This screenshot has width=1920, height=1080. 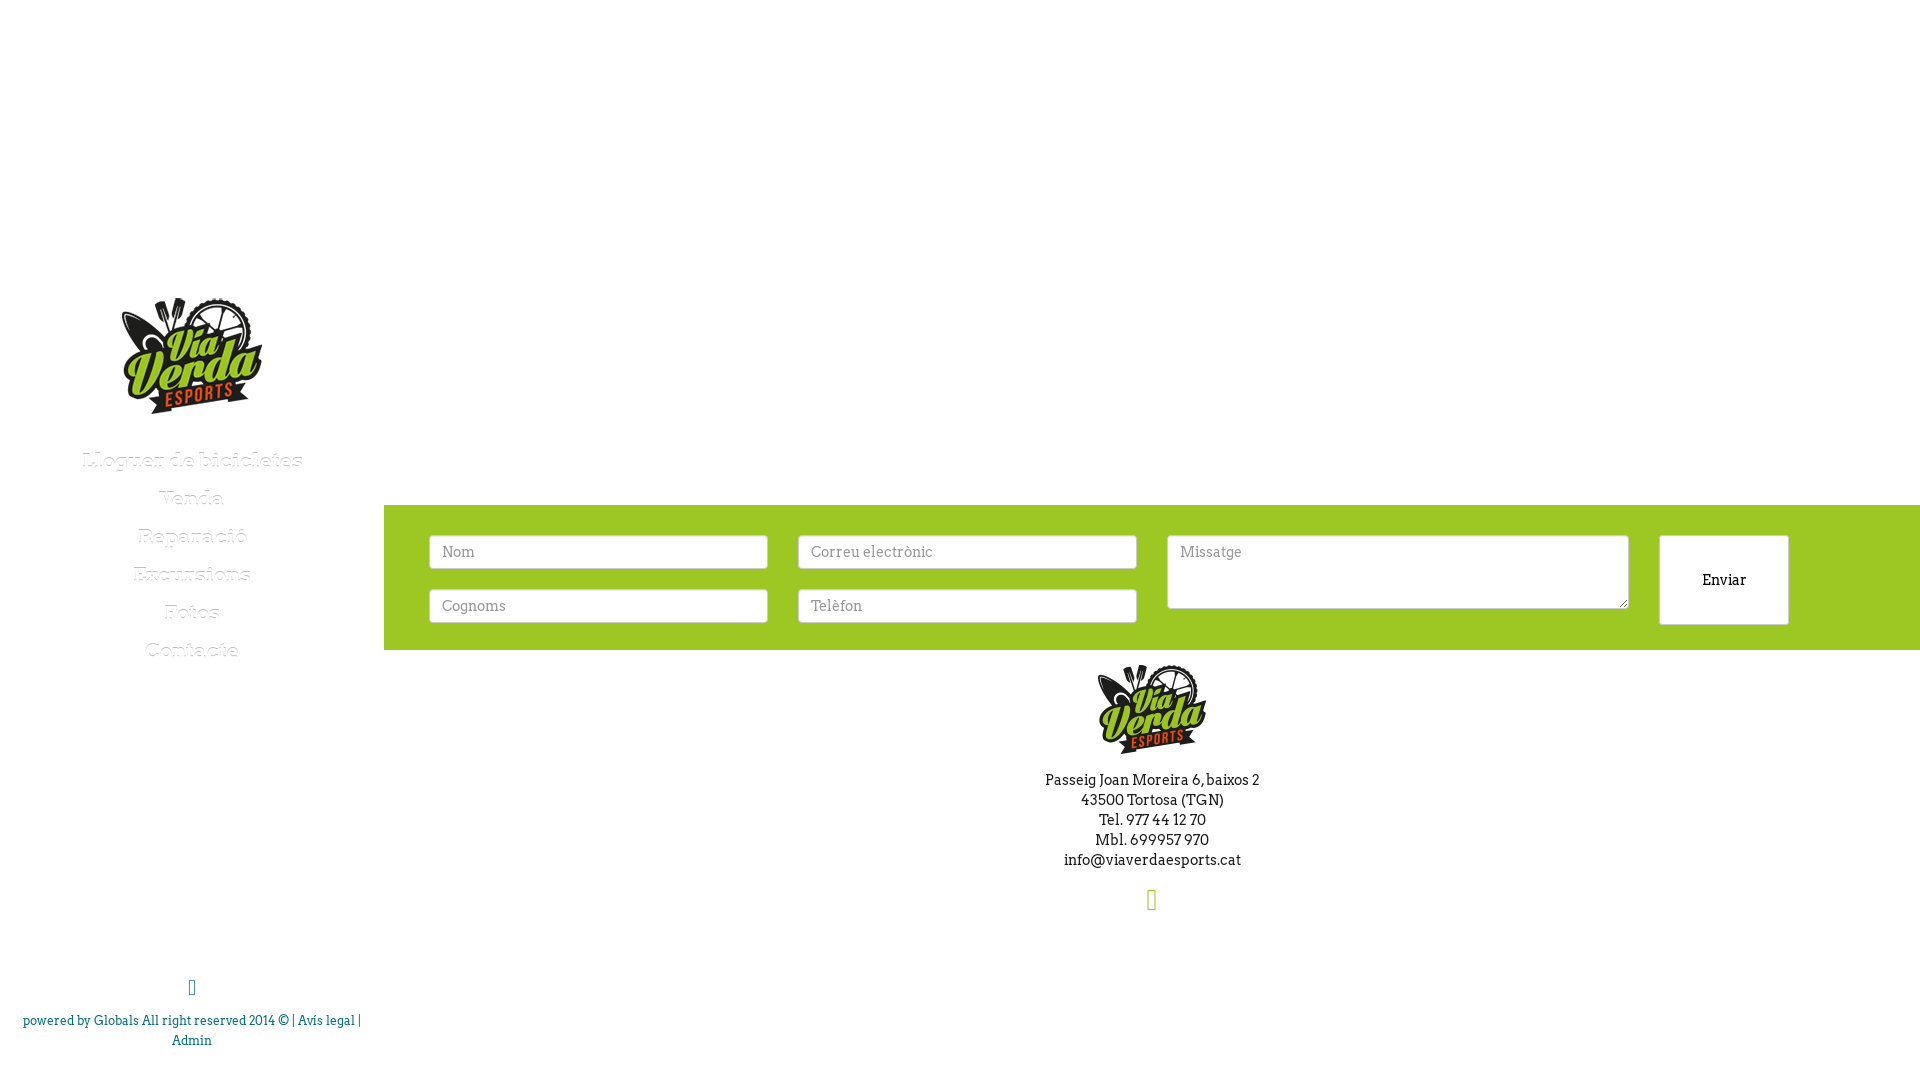 What do you see at coordinates (192, 499) in the screenshot?
I see `'Venda'` at bounding box center [192, 499].